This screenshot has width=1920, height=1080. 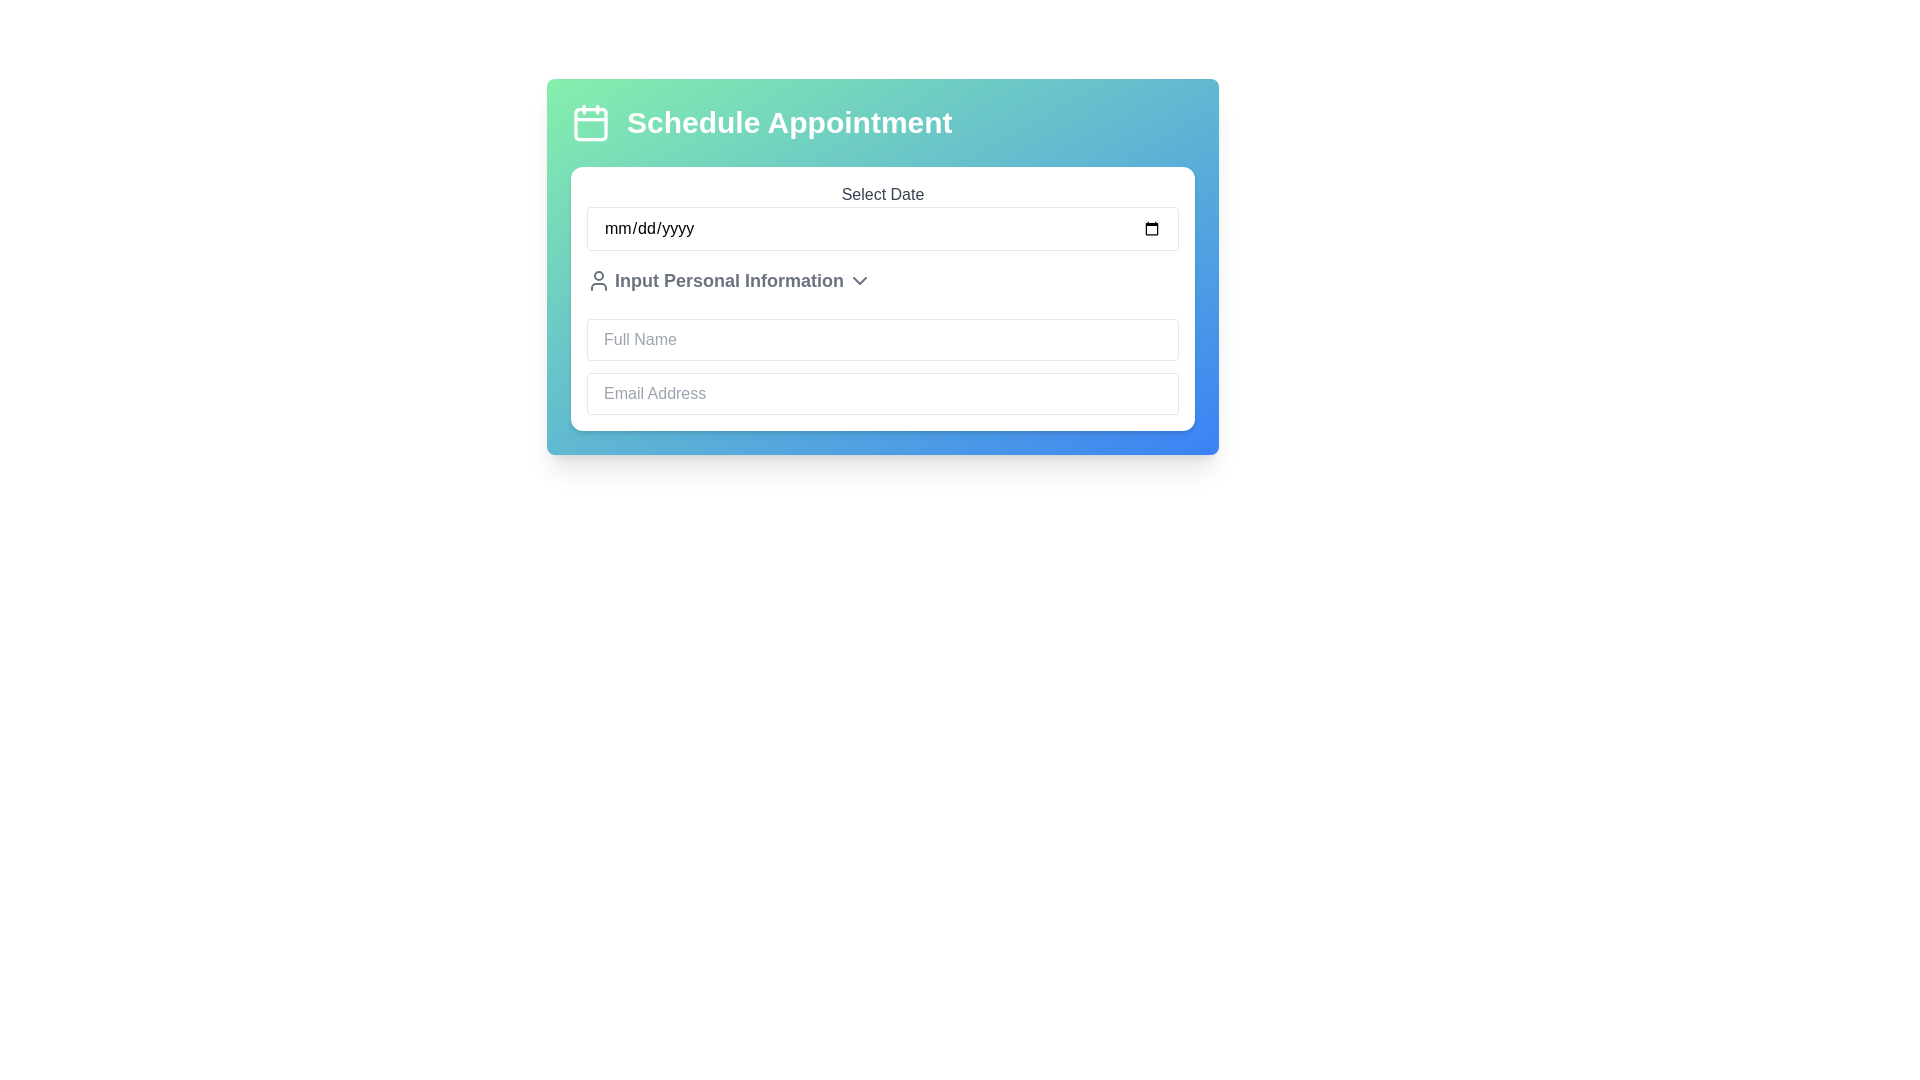 I want to click on text displayed on the 'Schedule Appointment' label, which is in bold white font on a gradient background, so click(x=788, y=123).